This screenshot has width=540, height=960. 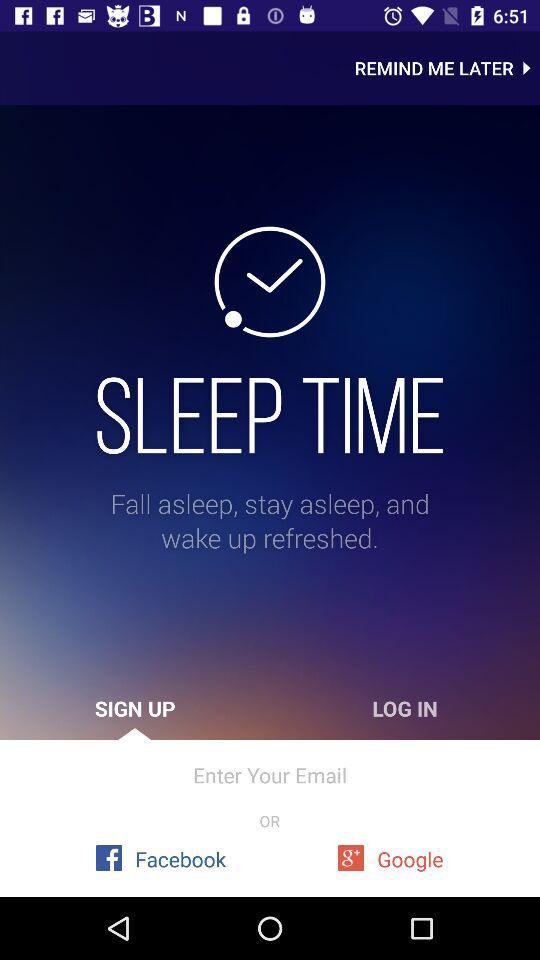 What do you see at coordinates (270, 414) in the screenshot?
I see `sleep time icon` at bounding box center [270, 414].